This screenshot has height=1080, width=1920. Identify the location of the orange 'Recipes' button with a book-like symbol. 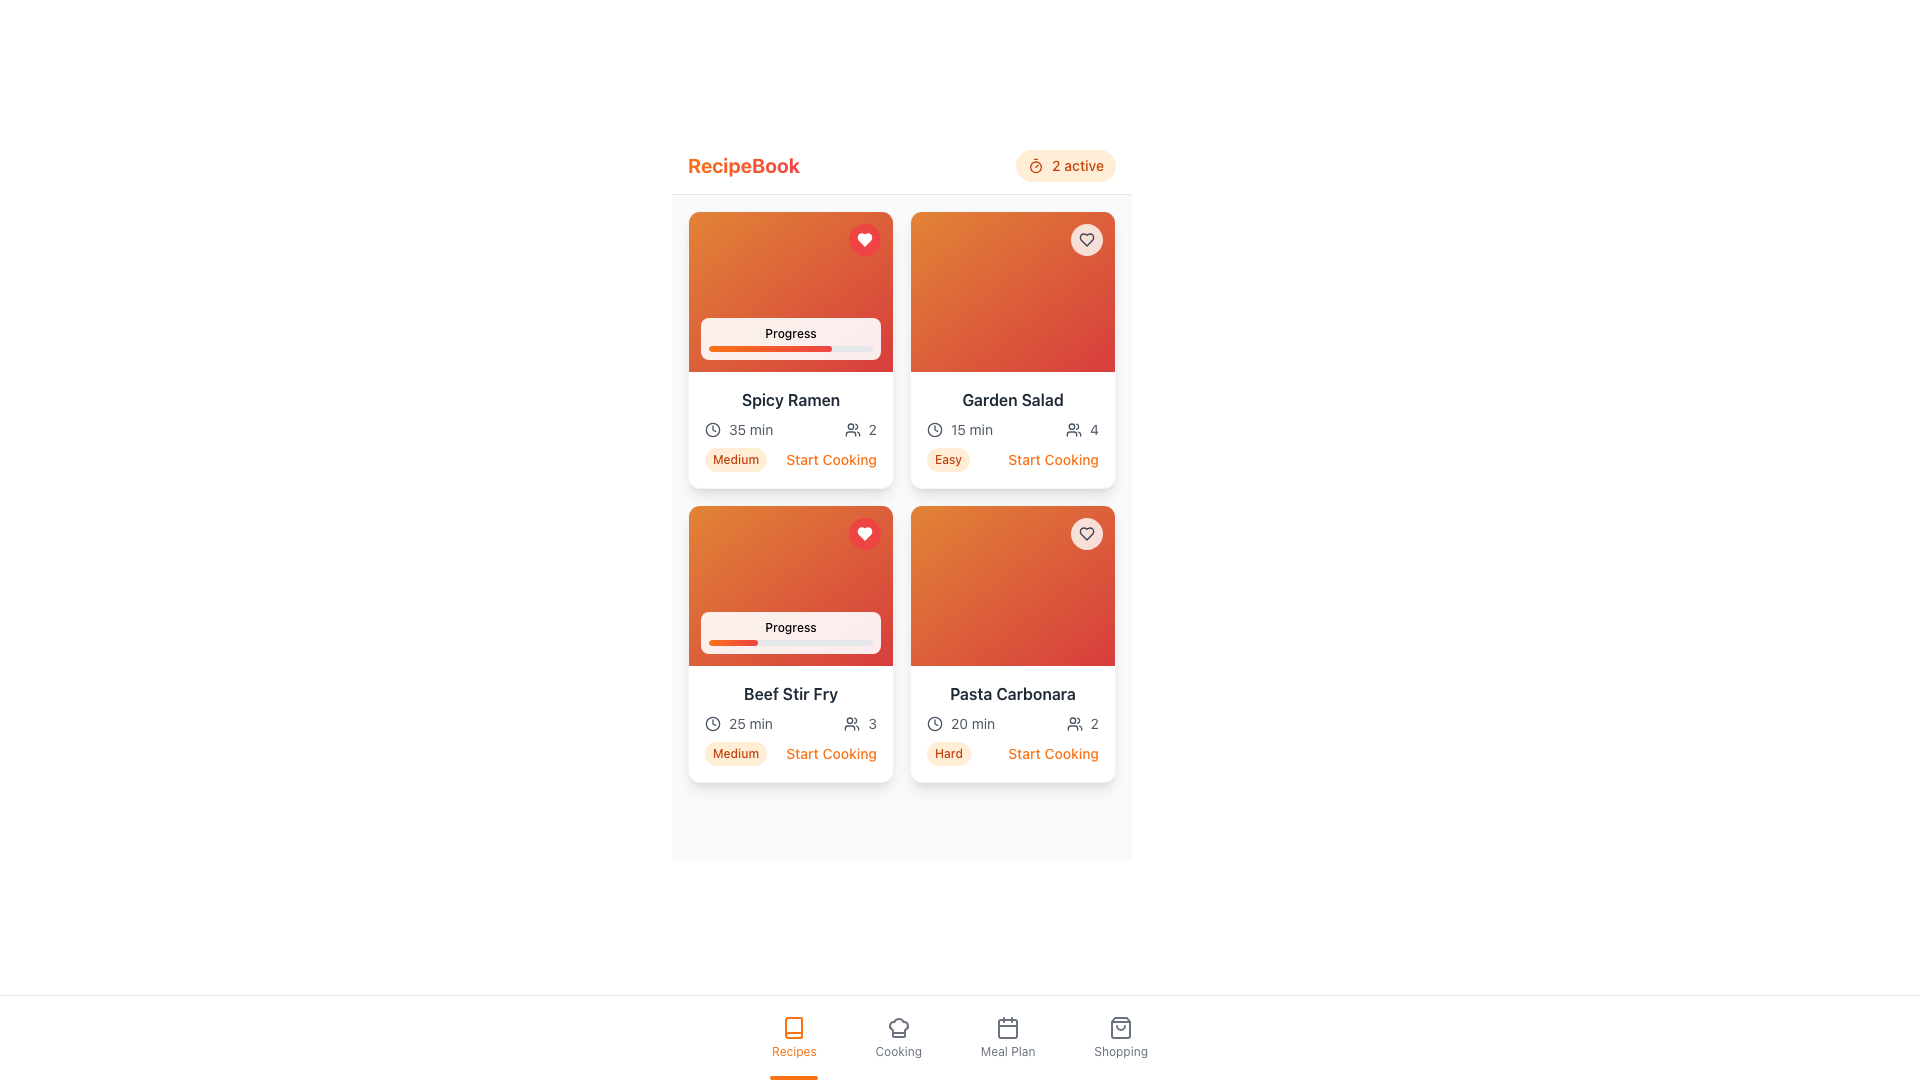
(793, 1036).